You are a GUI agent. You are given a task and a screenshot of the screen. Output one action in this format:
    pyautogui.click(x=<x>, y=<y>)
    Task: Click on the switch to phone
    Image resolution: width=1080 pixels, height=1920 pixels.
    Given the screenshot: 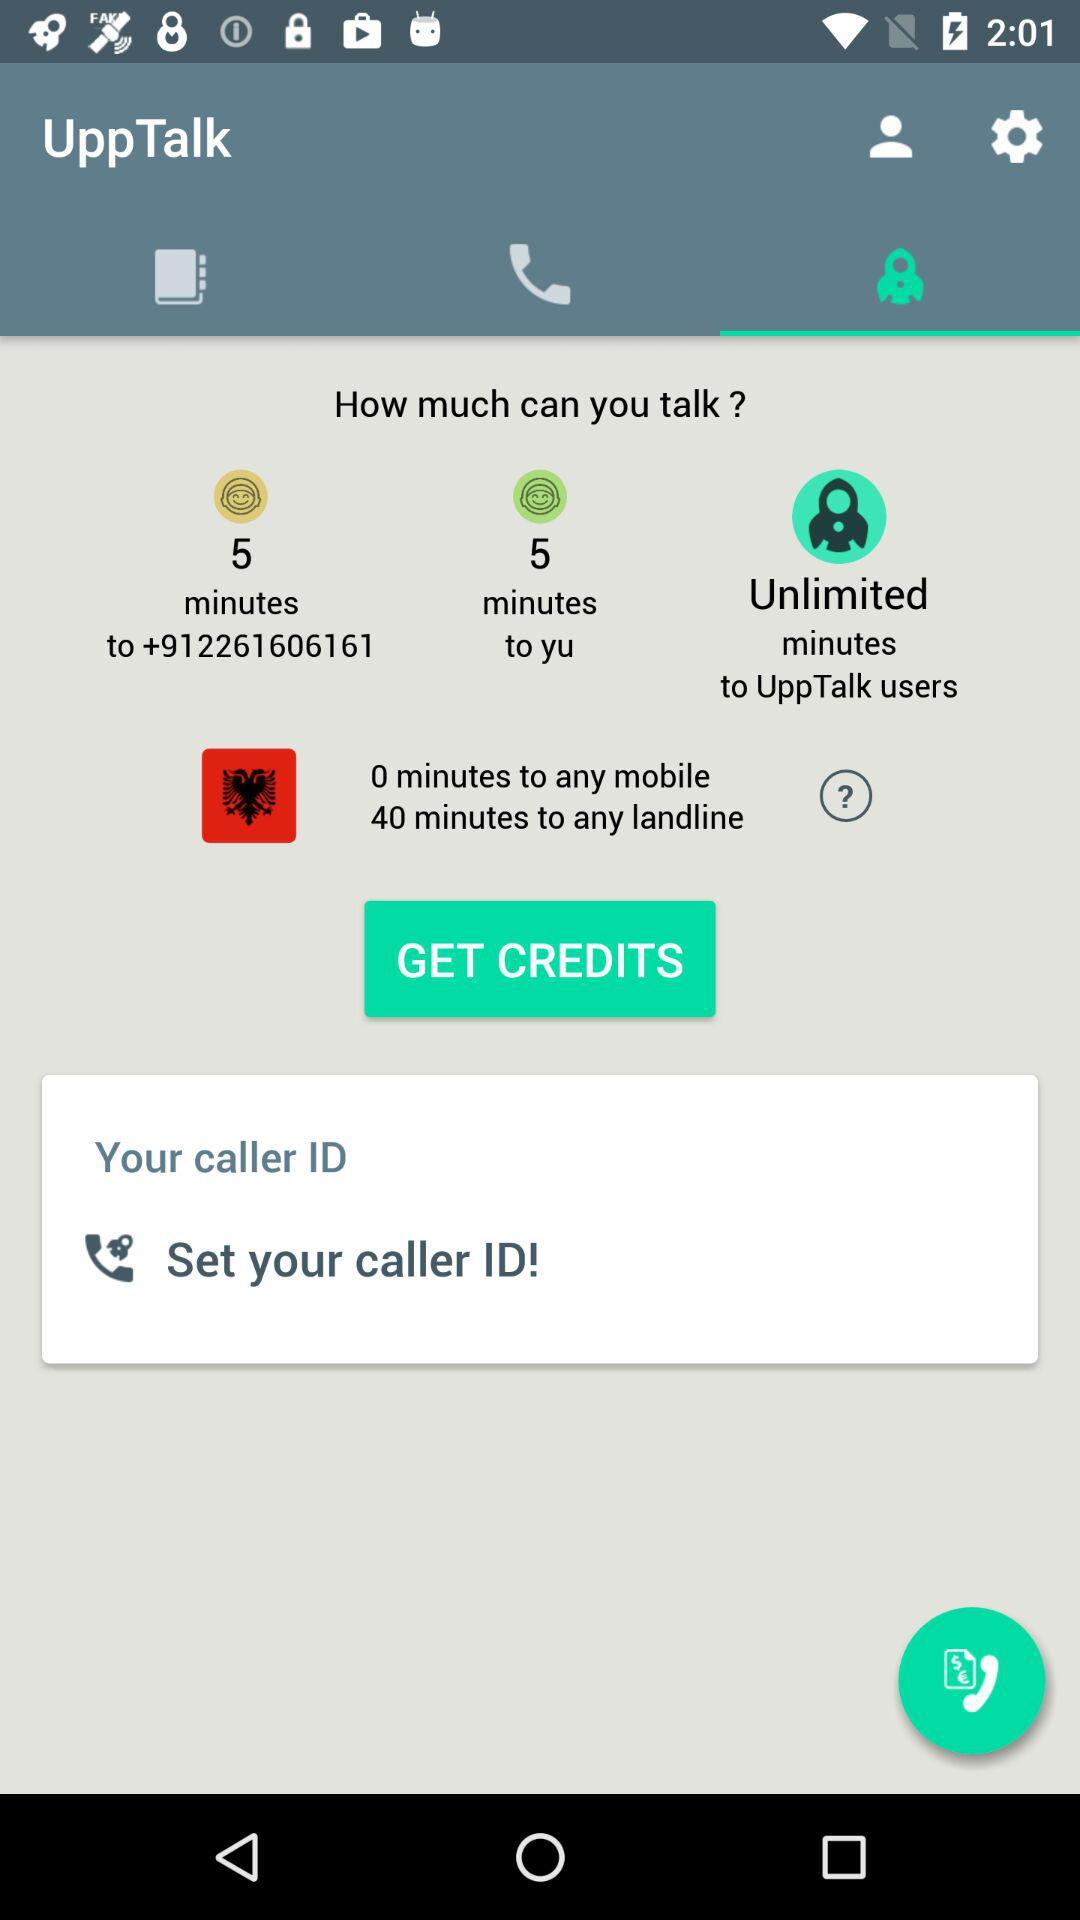 What is the action you would take?
    pyautogui.click(x=971, y=1680)
    